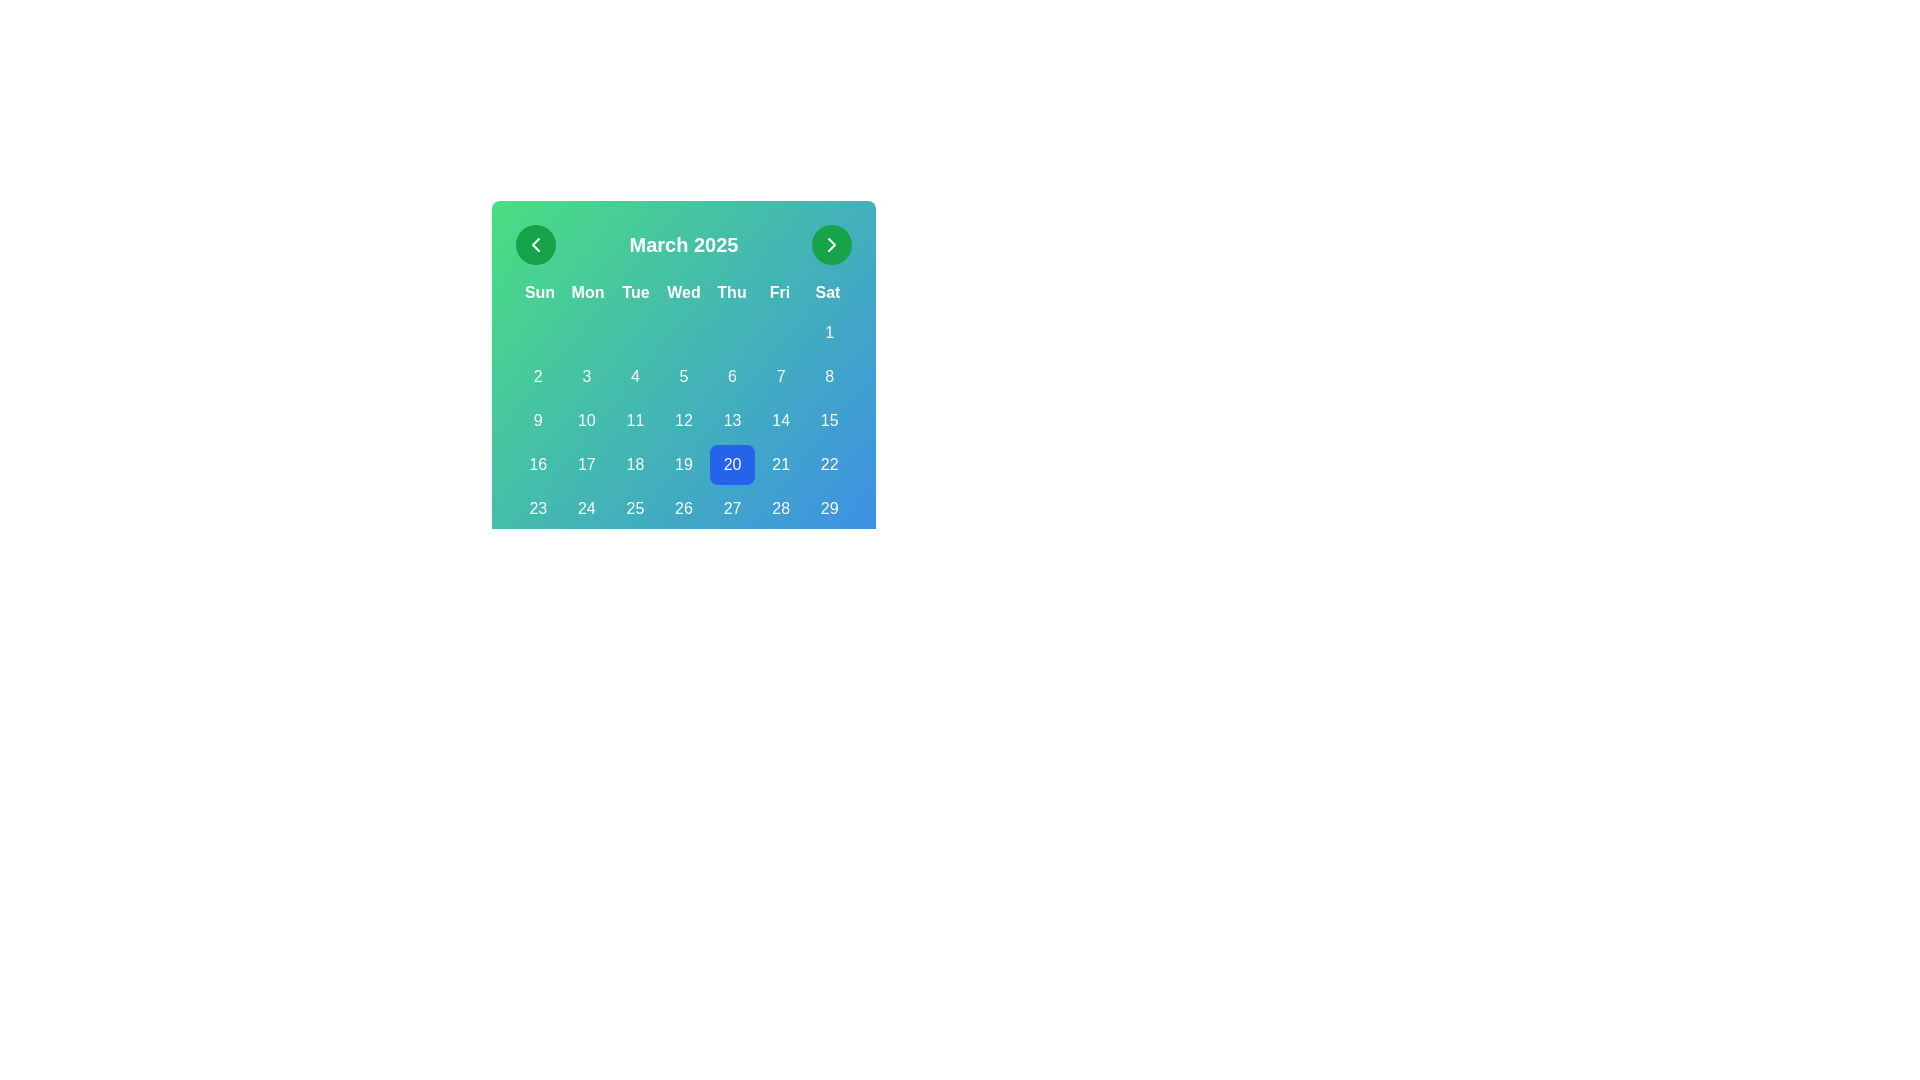 This screenshot has width=1920, height=1080. What do you see at coordinates (829, 508) in the screenshot?
I see `the selectable date button in the calendar interface located in the last column of the last row, which corresponds to Saturday in the last week of the month` at bounding box center [829, 508].